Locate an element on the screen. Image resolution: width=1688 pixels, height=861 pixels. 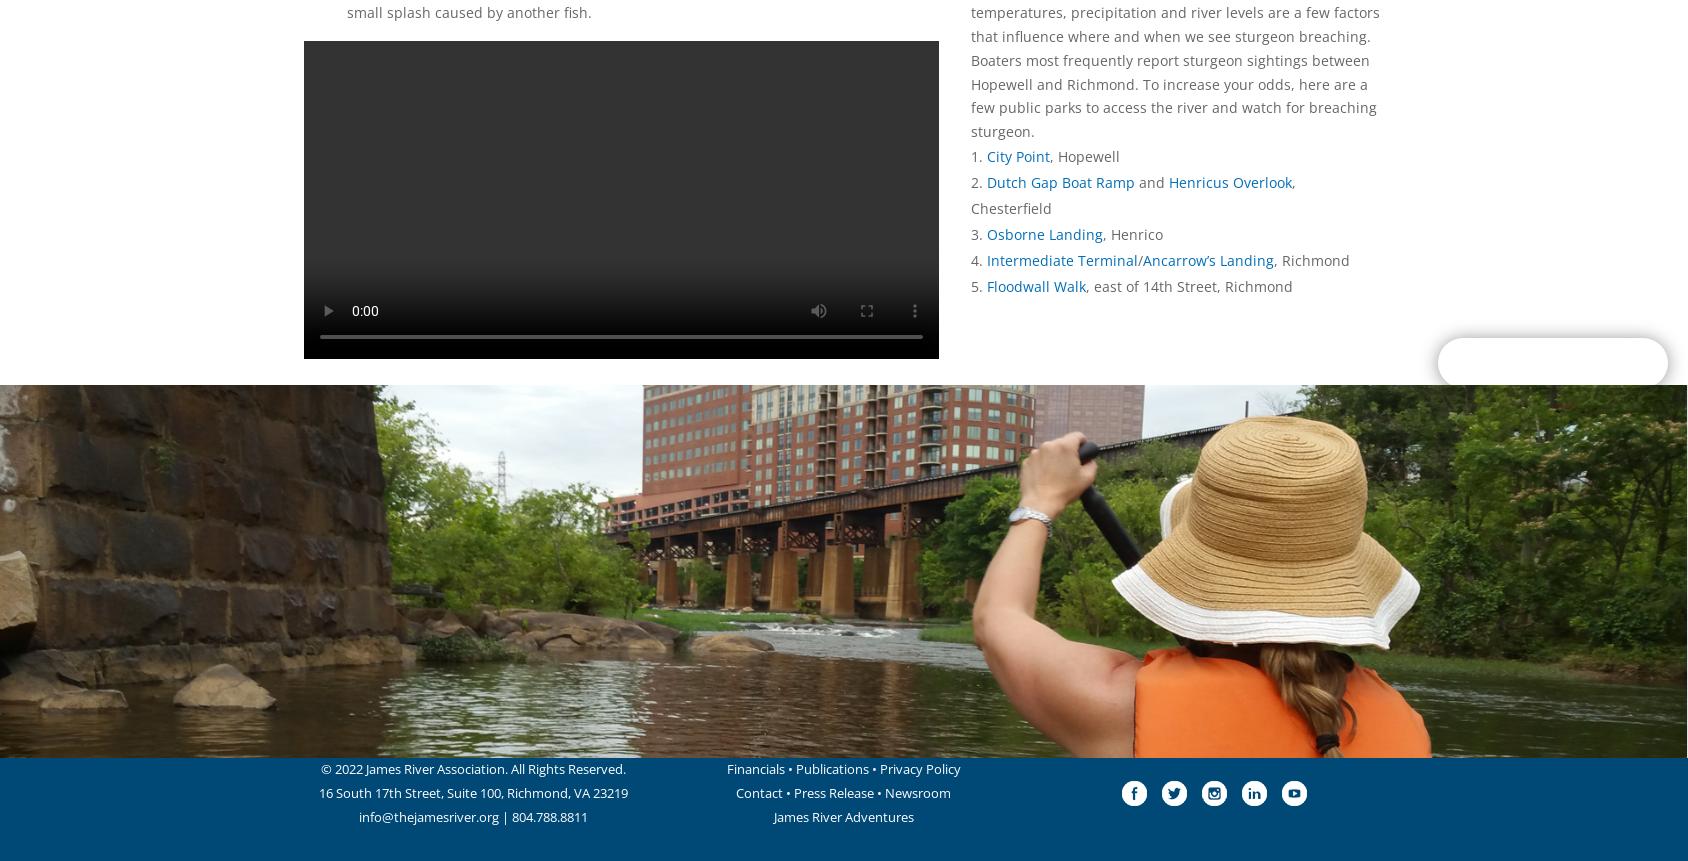
'Dutch Gap Boat Ramp' is located at coordinates (986, 182).